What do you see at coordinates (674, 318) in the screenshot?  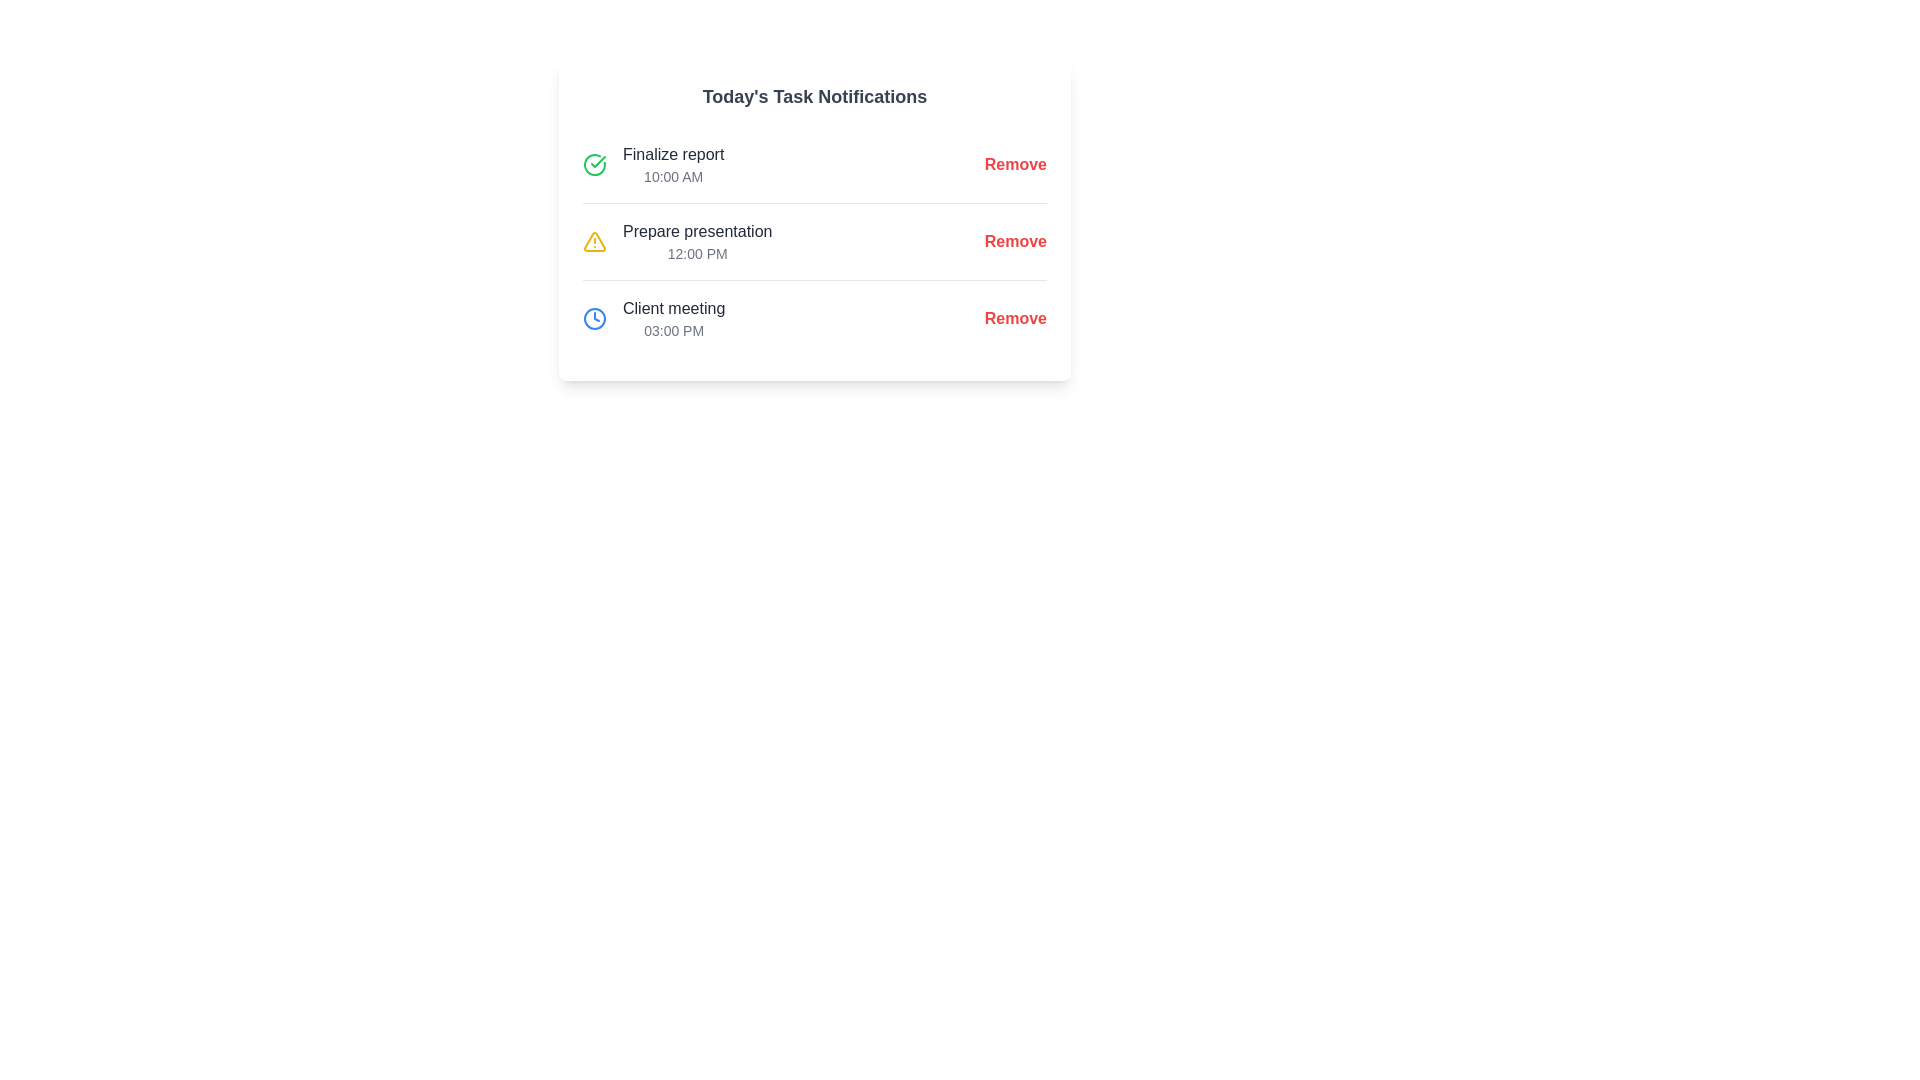 I see `the notification text displaying 'Client meeting' scheduled for '03:00 PM' located in the third row of the task notifications list` at bounding box center [674, 318].